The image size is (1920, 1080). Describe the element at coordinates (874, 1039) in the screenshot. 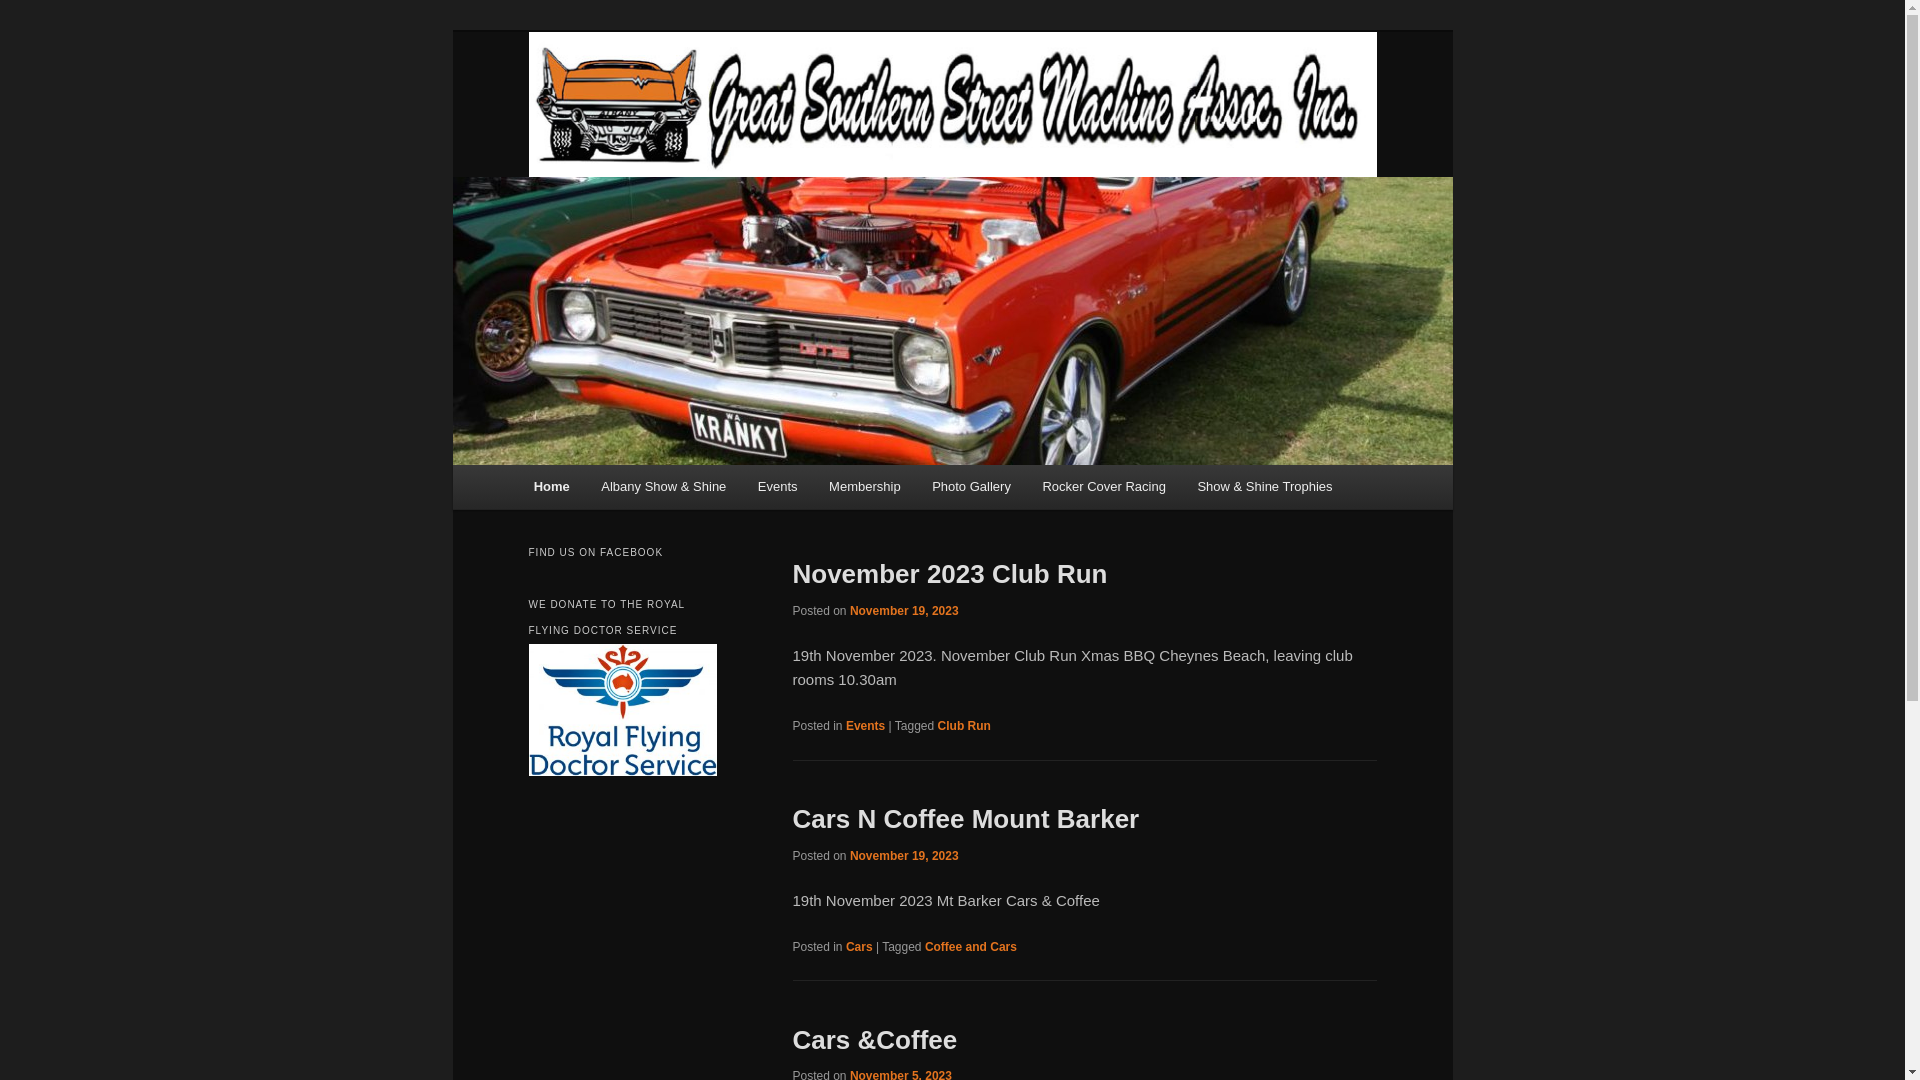

I see `'Cars &Coffee'` at that location.